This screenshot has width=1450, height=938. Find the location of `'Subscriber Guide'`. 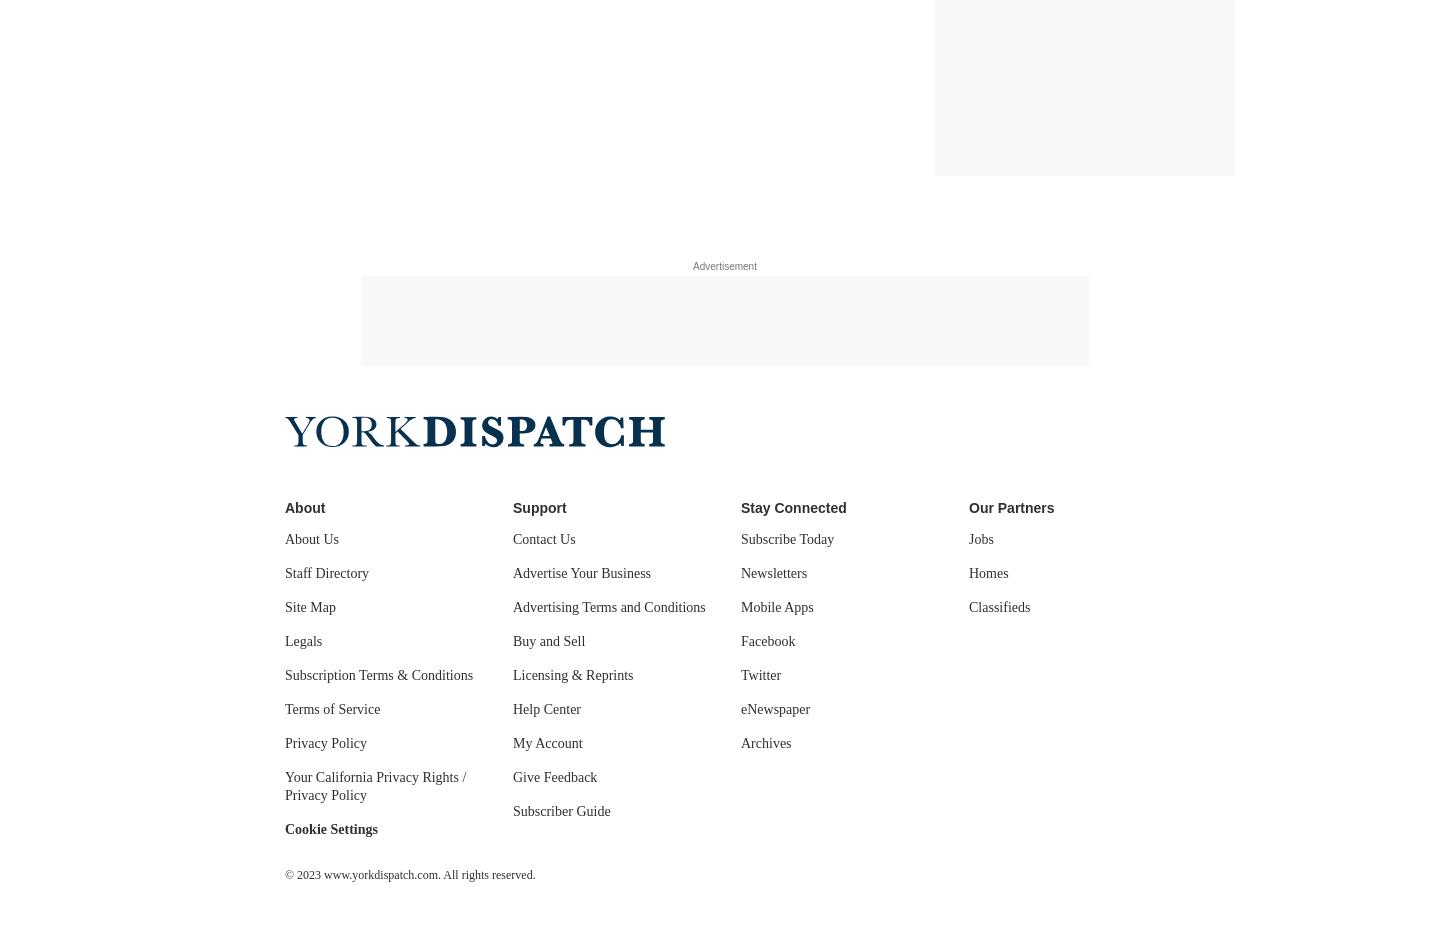

'Subscriber Guide' is located at coordinates (561, 811).